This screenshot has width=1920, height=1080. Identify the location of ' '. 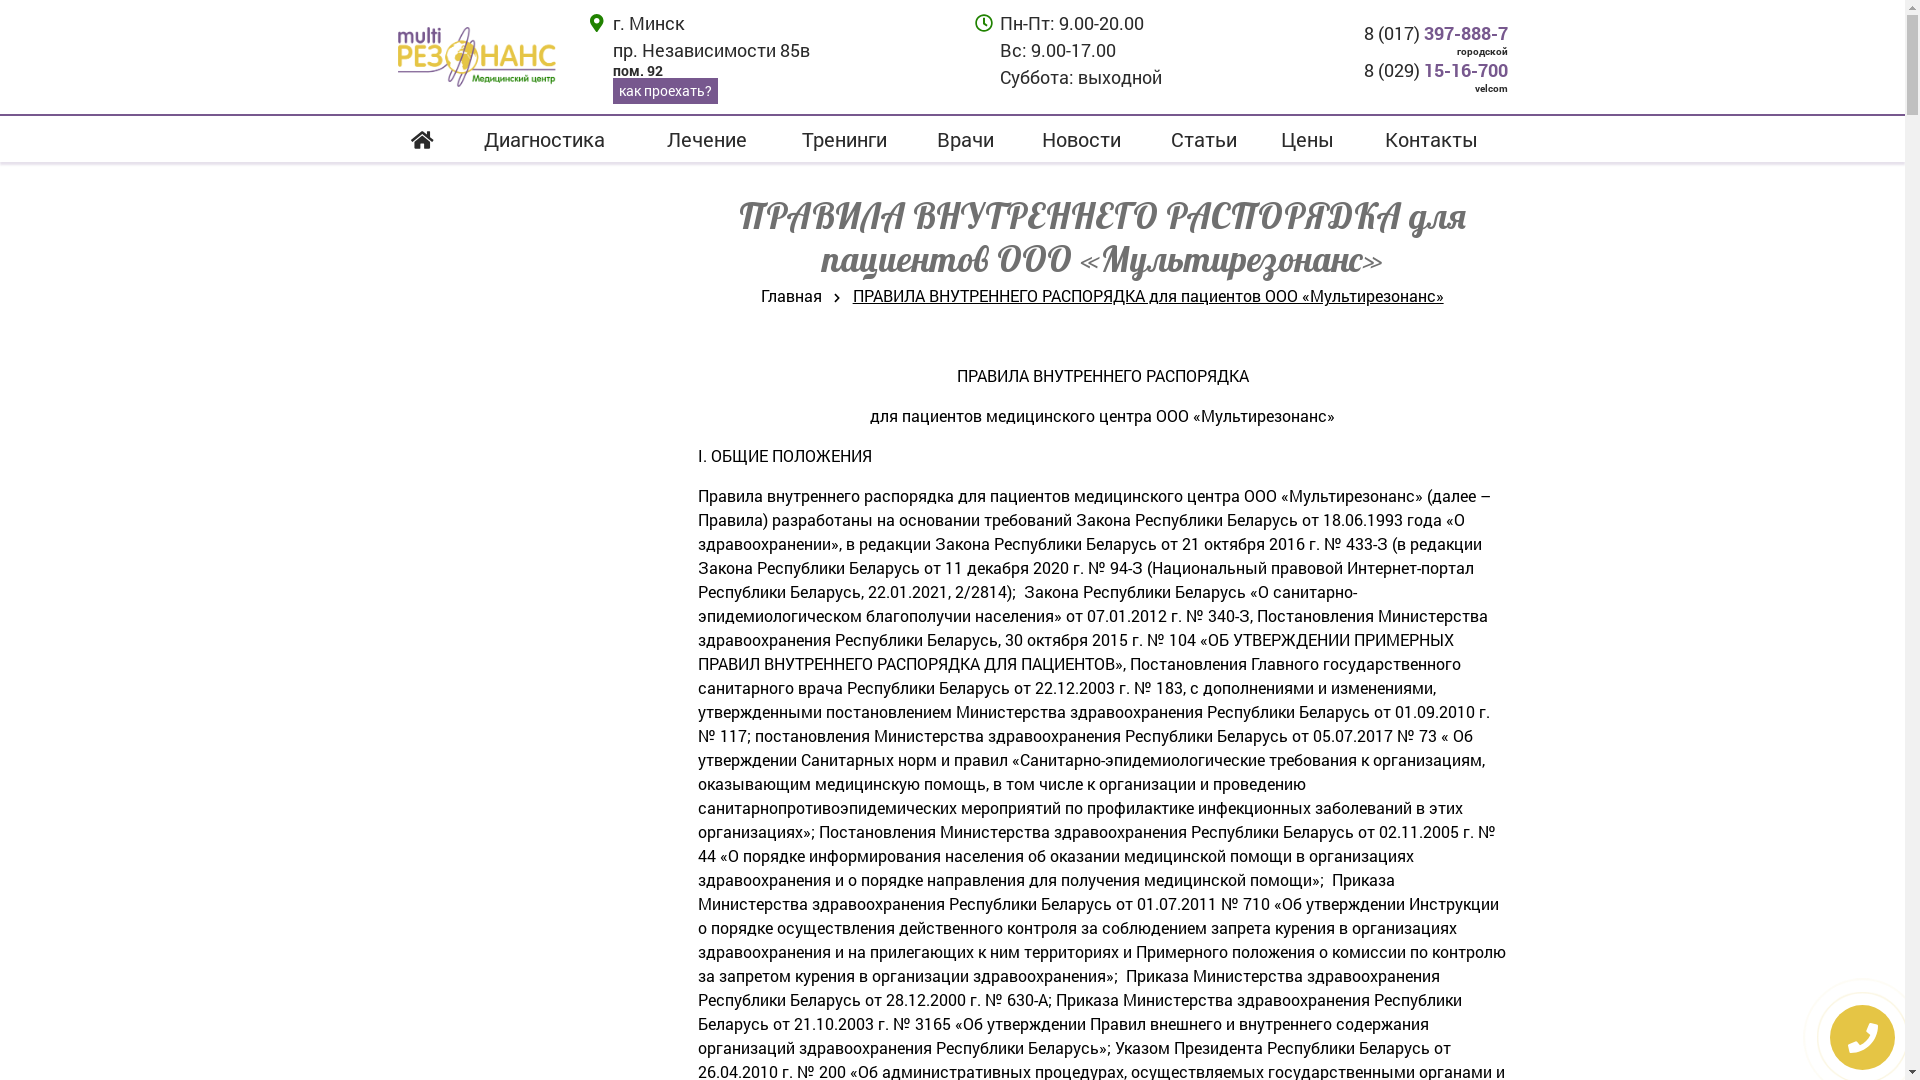
(477, 56).